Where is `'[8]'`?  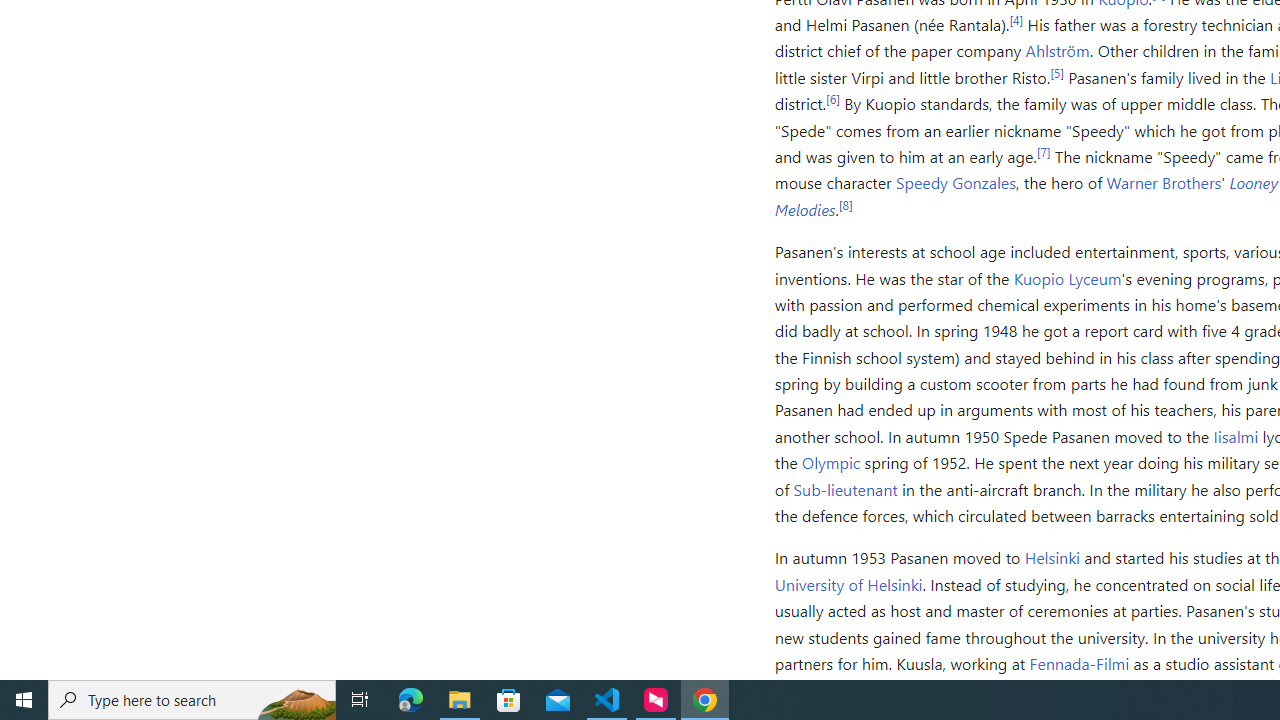 '[8]' is located at coordinates (845, 204).